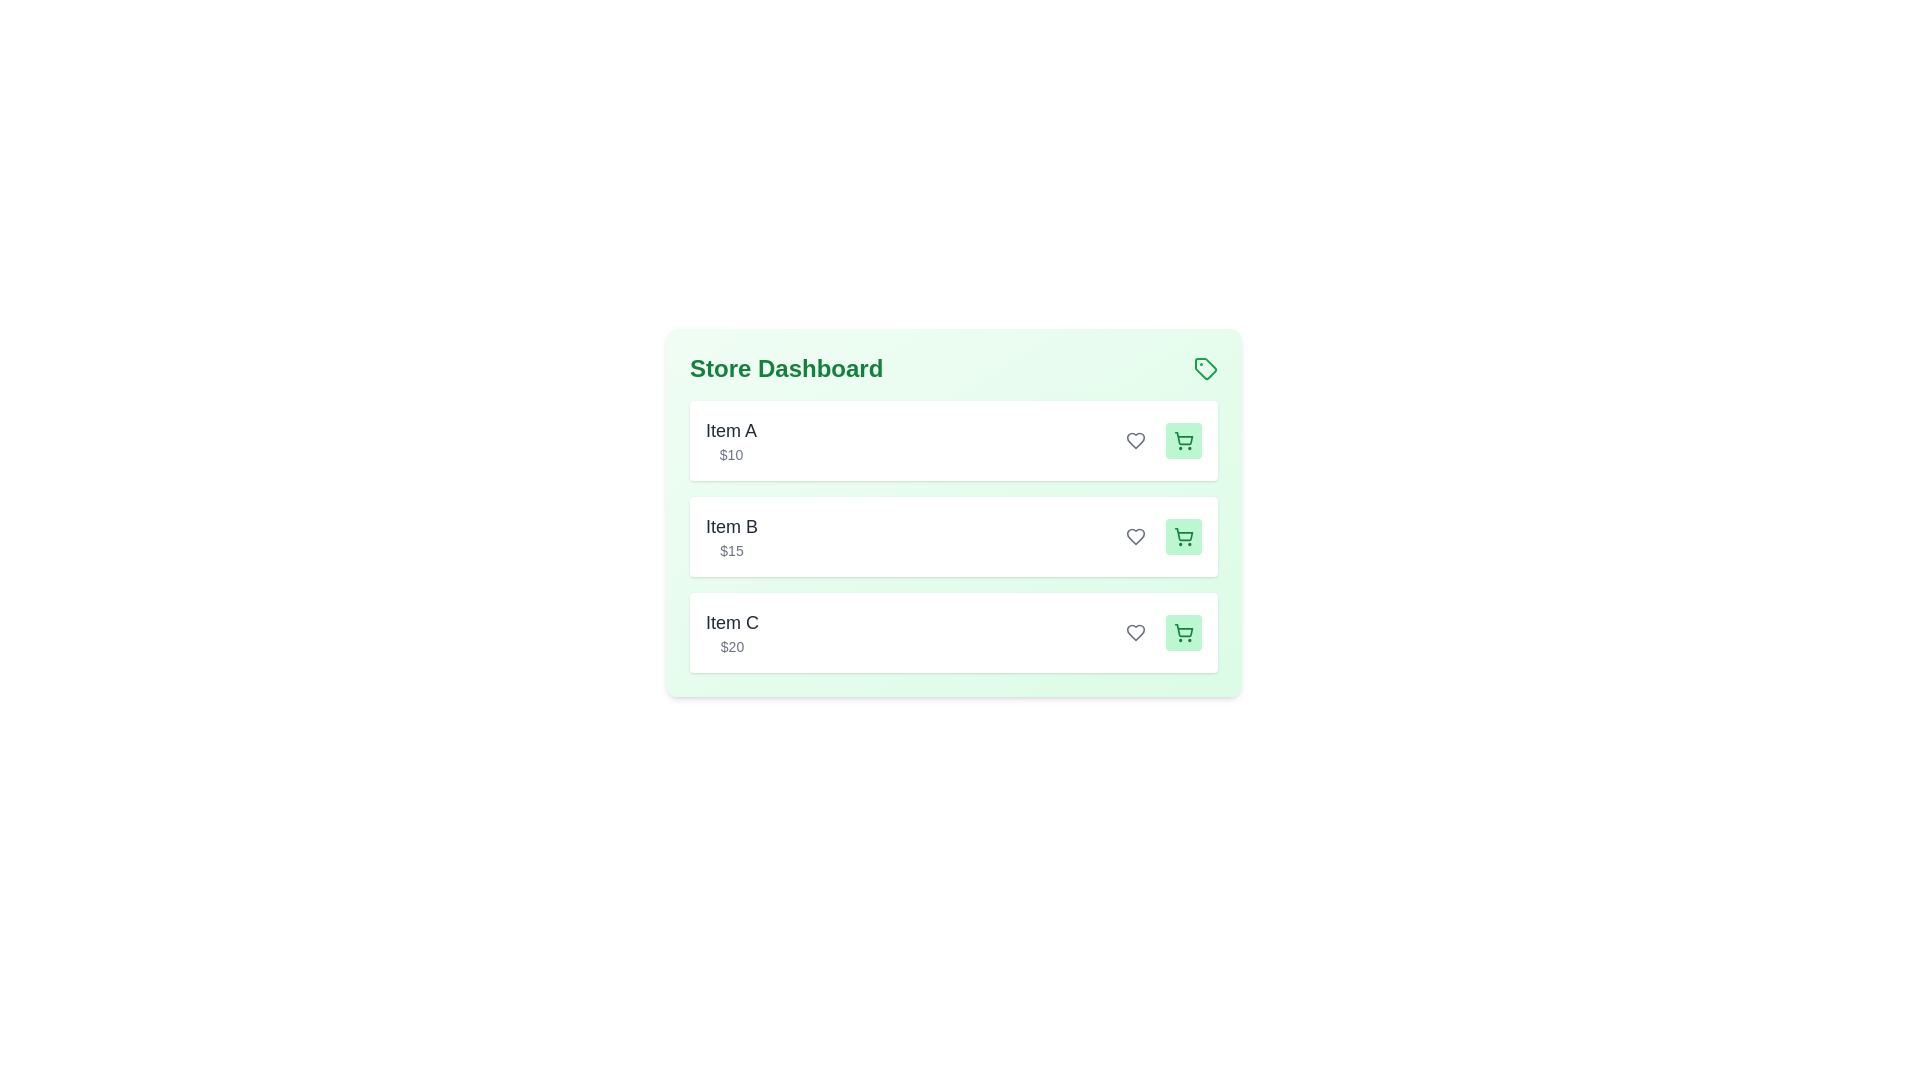 The width and height of the screenshot is (1920, 1080). Describe the element at coordinates (1204, 369) in the screenshot. I see `the tag icon located at the far-right of the header row labeled 'Store Dashboard', which visually represents a categorization or label feature` at that location.